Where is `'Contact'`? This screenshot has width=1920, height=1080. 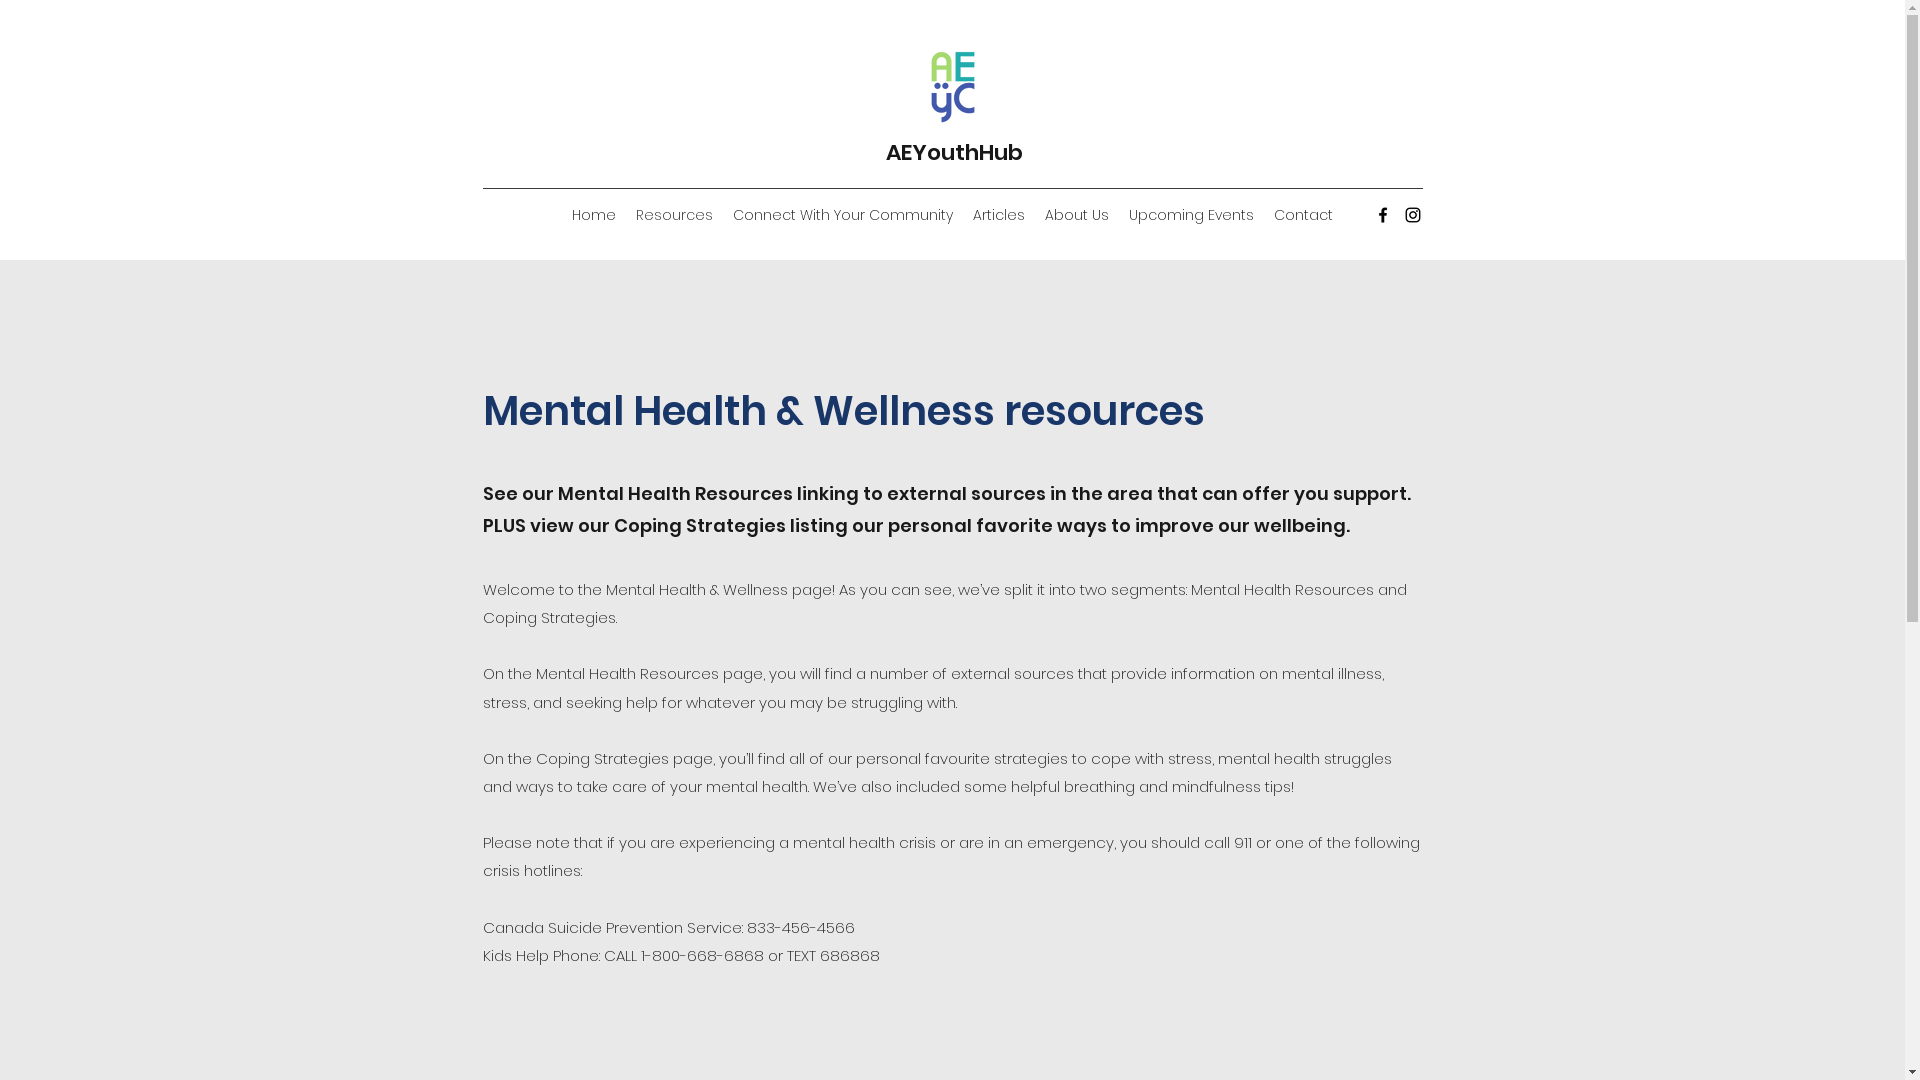
'Contact' is located at coordinates (1262, 215).